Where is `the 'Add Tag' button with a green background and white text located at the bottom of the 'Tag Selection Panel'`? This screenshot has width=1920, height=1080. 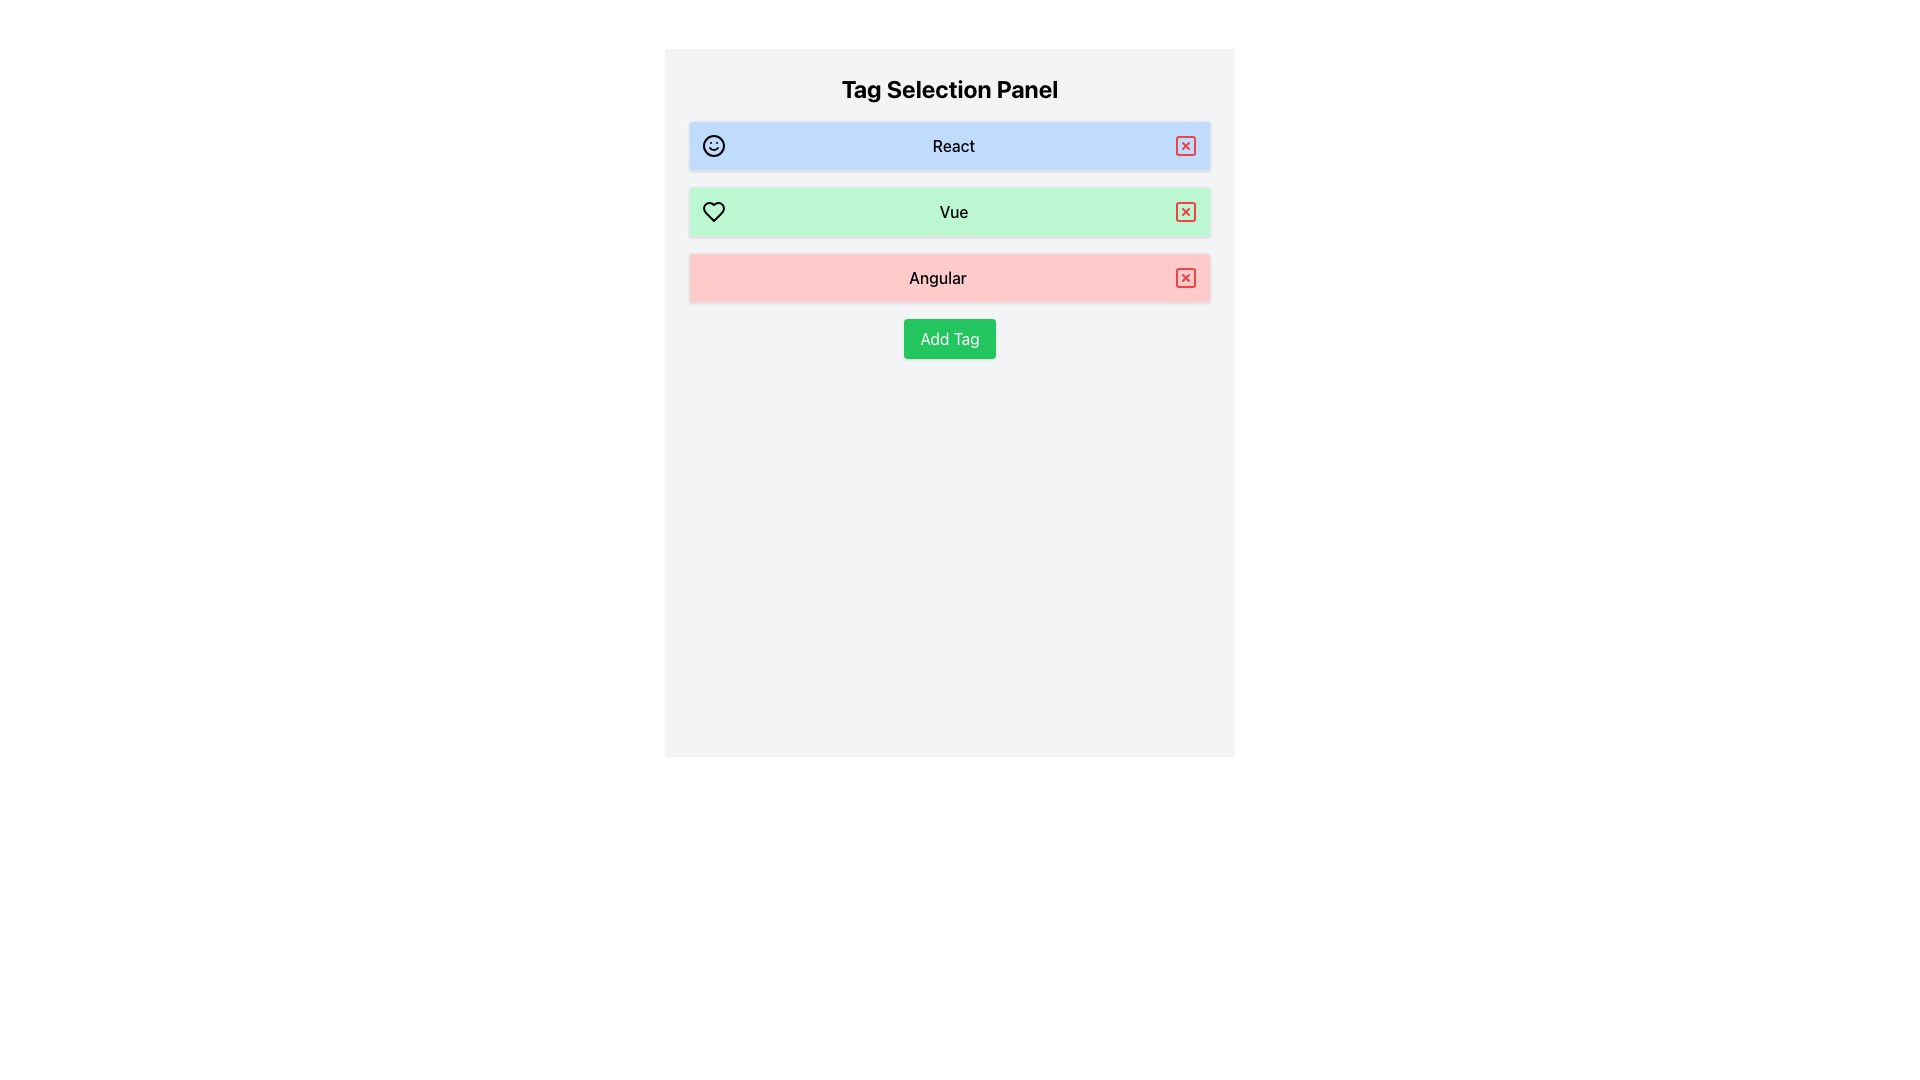
the 'Add Tag' button with a green background and white text located at the bottom of the 'Tag Selection Panel' is located at coordinates (949, 338).